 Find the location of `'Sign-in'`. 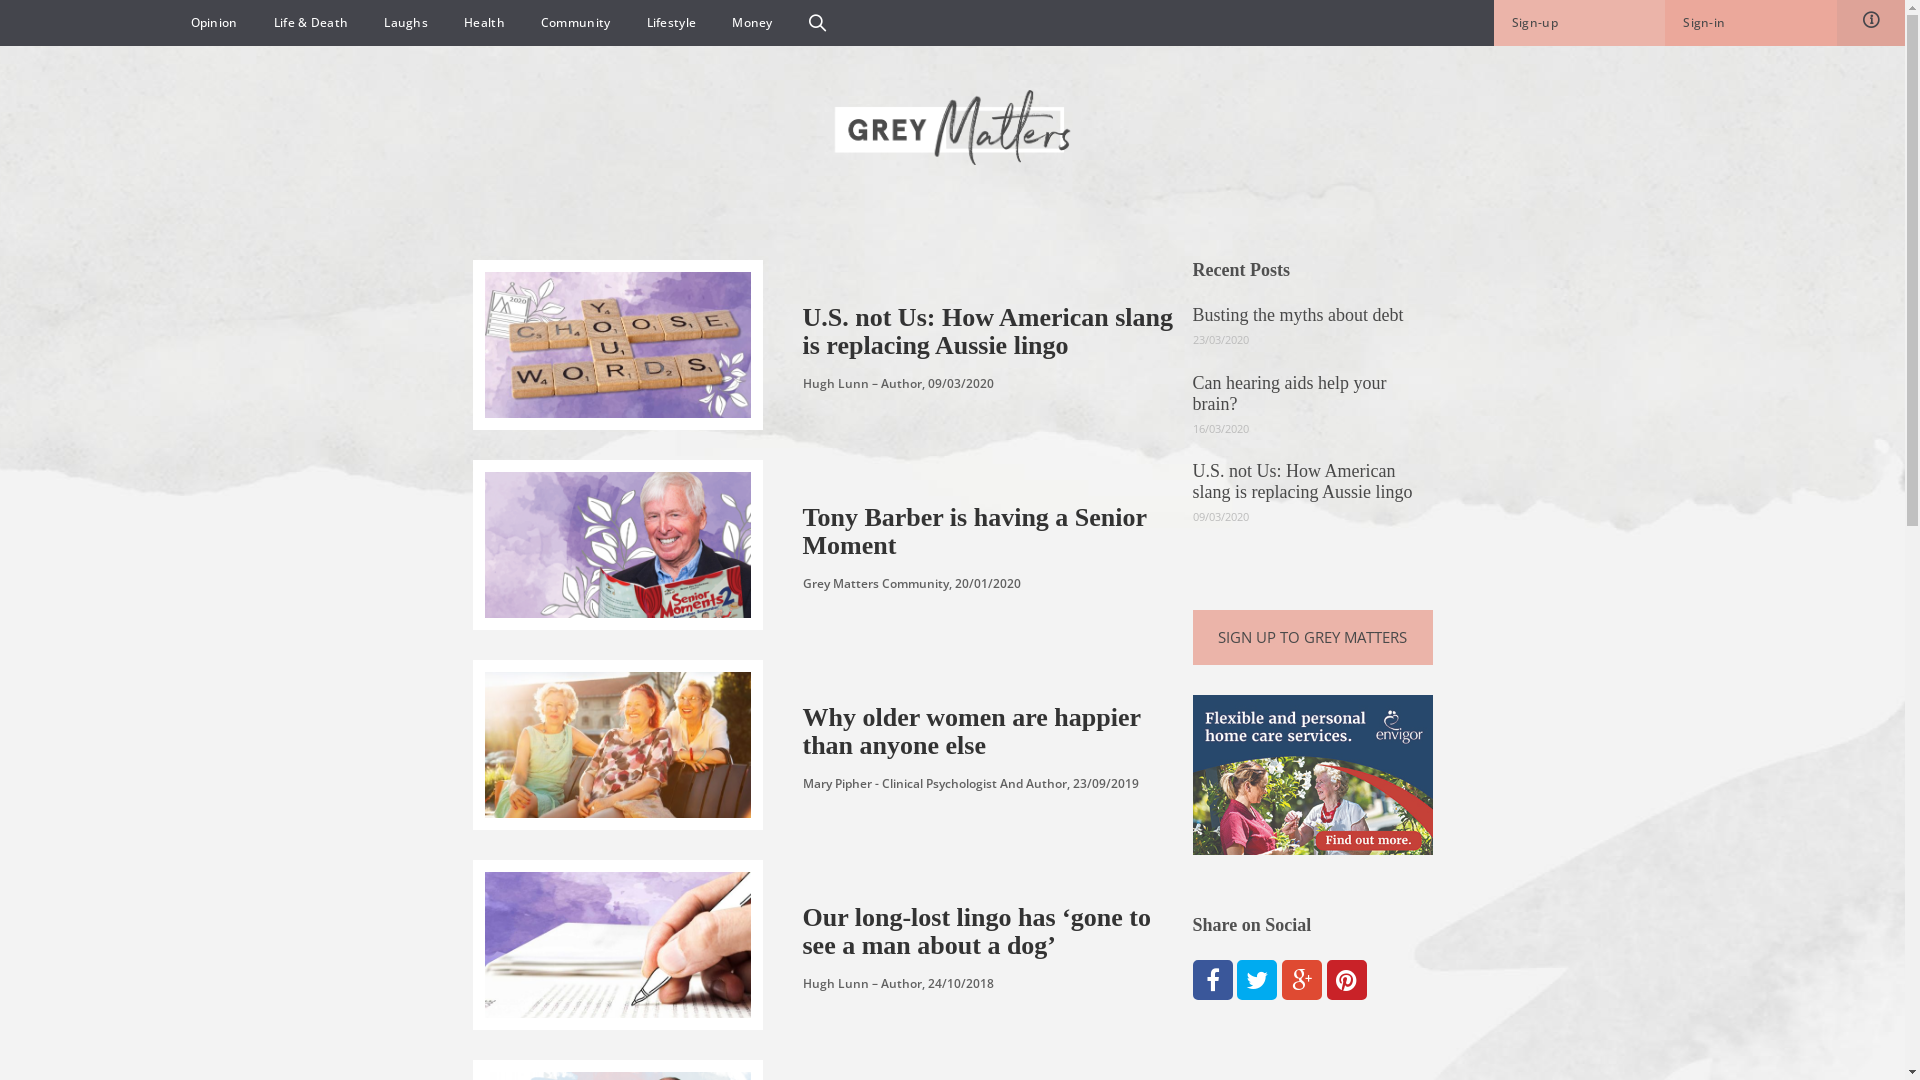

'Sign-in' is located at coordinates (1682, 23).